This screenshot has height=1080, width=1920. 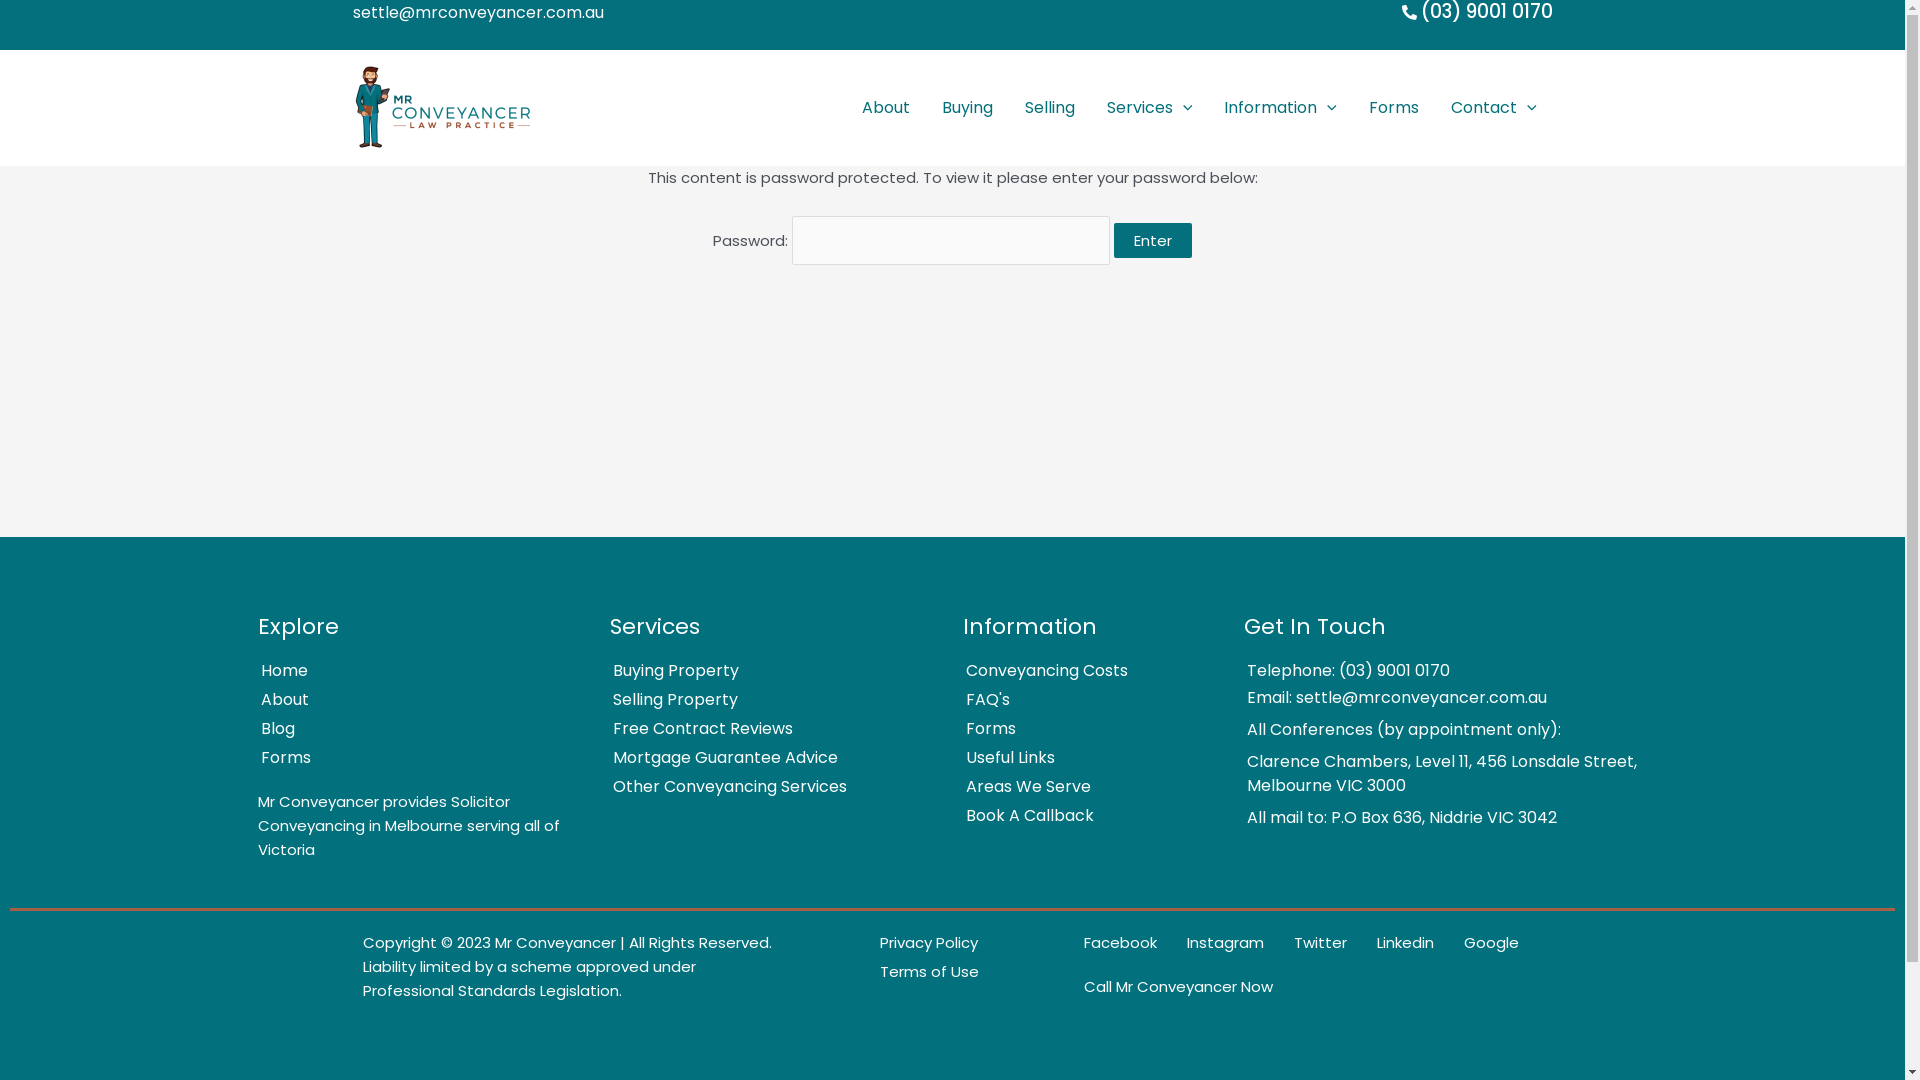 I want to click on 'Selling', so click(x=1049, y=108).